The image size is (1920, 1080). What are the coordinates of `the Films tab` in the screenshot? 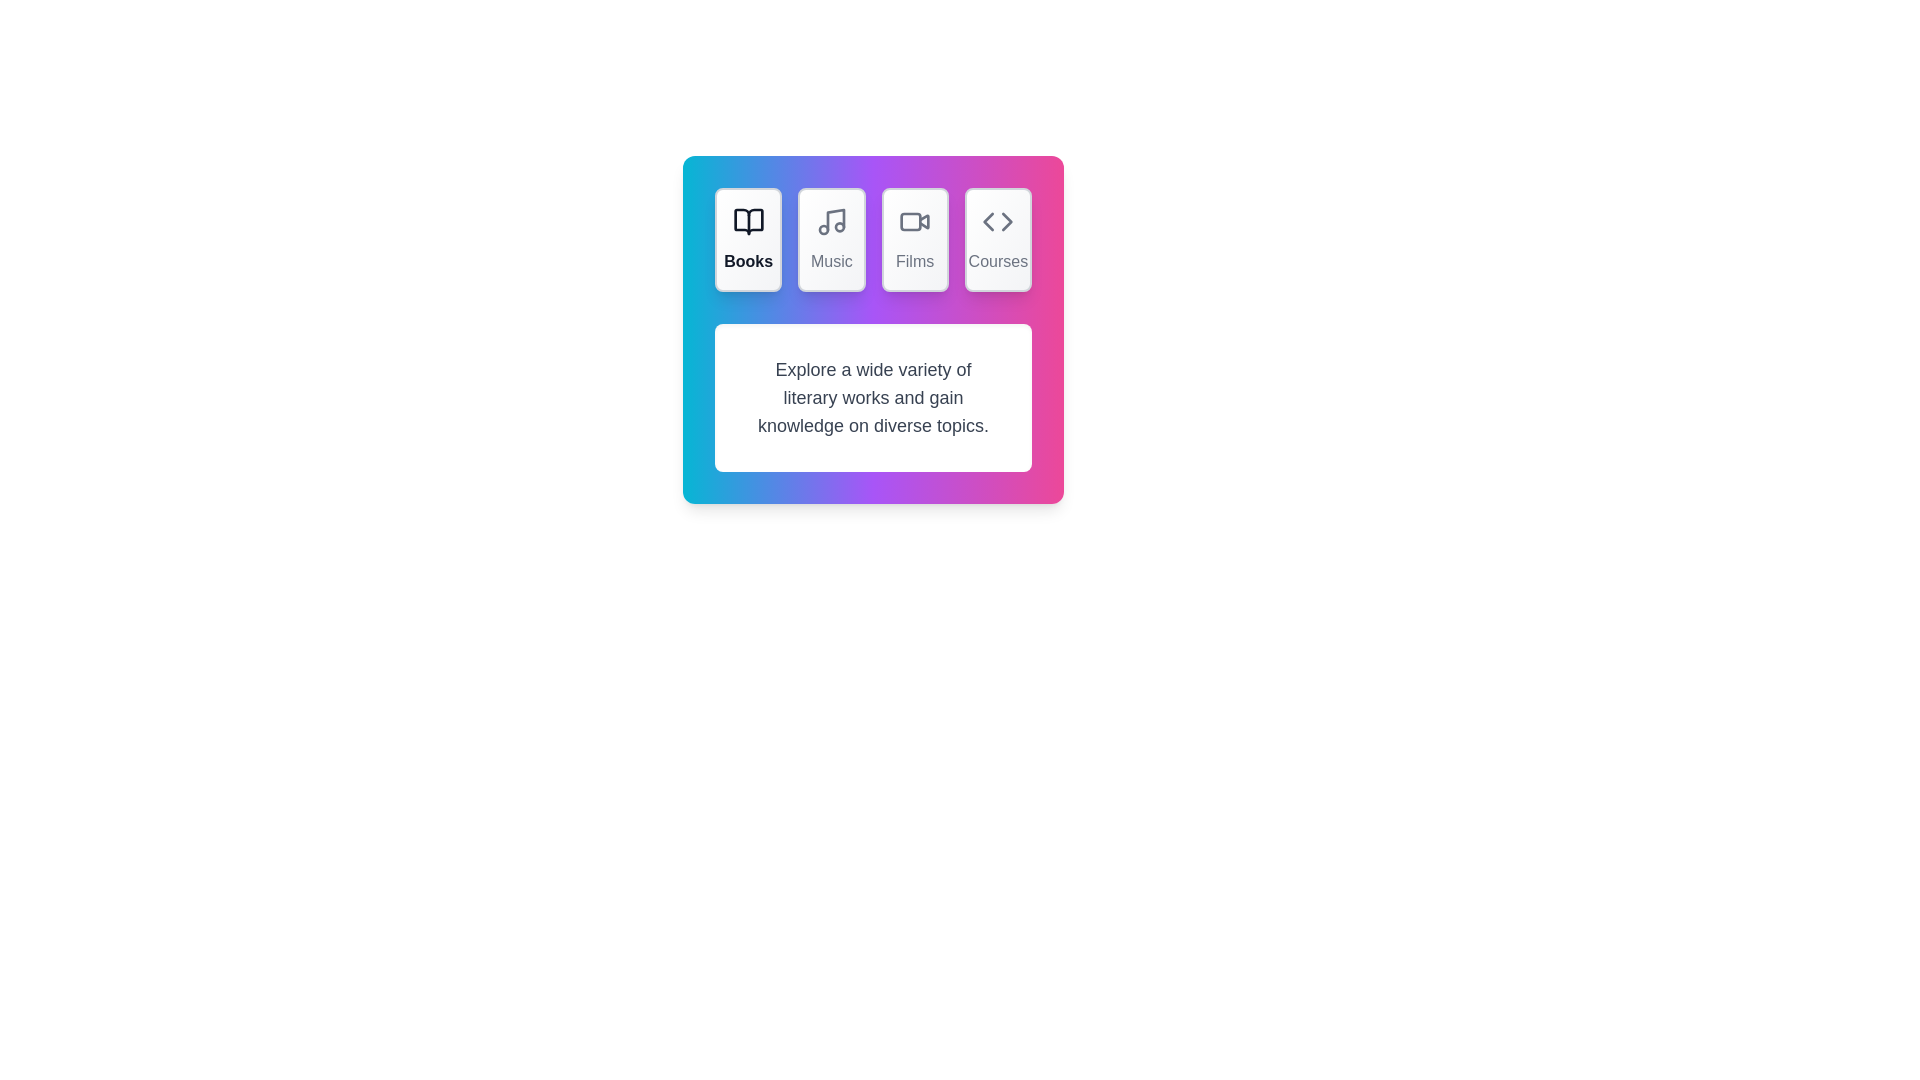 It's located at (914, 238).